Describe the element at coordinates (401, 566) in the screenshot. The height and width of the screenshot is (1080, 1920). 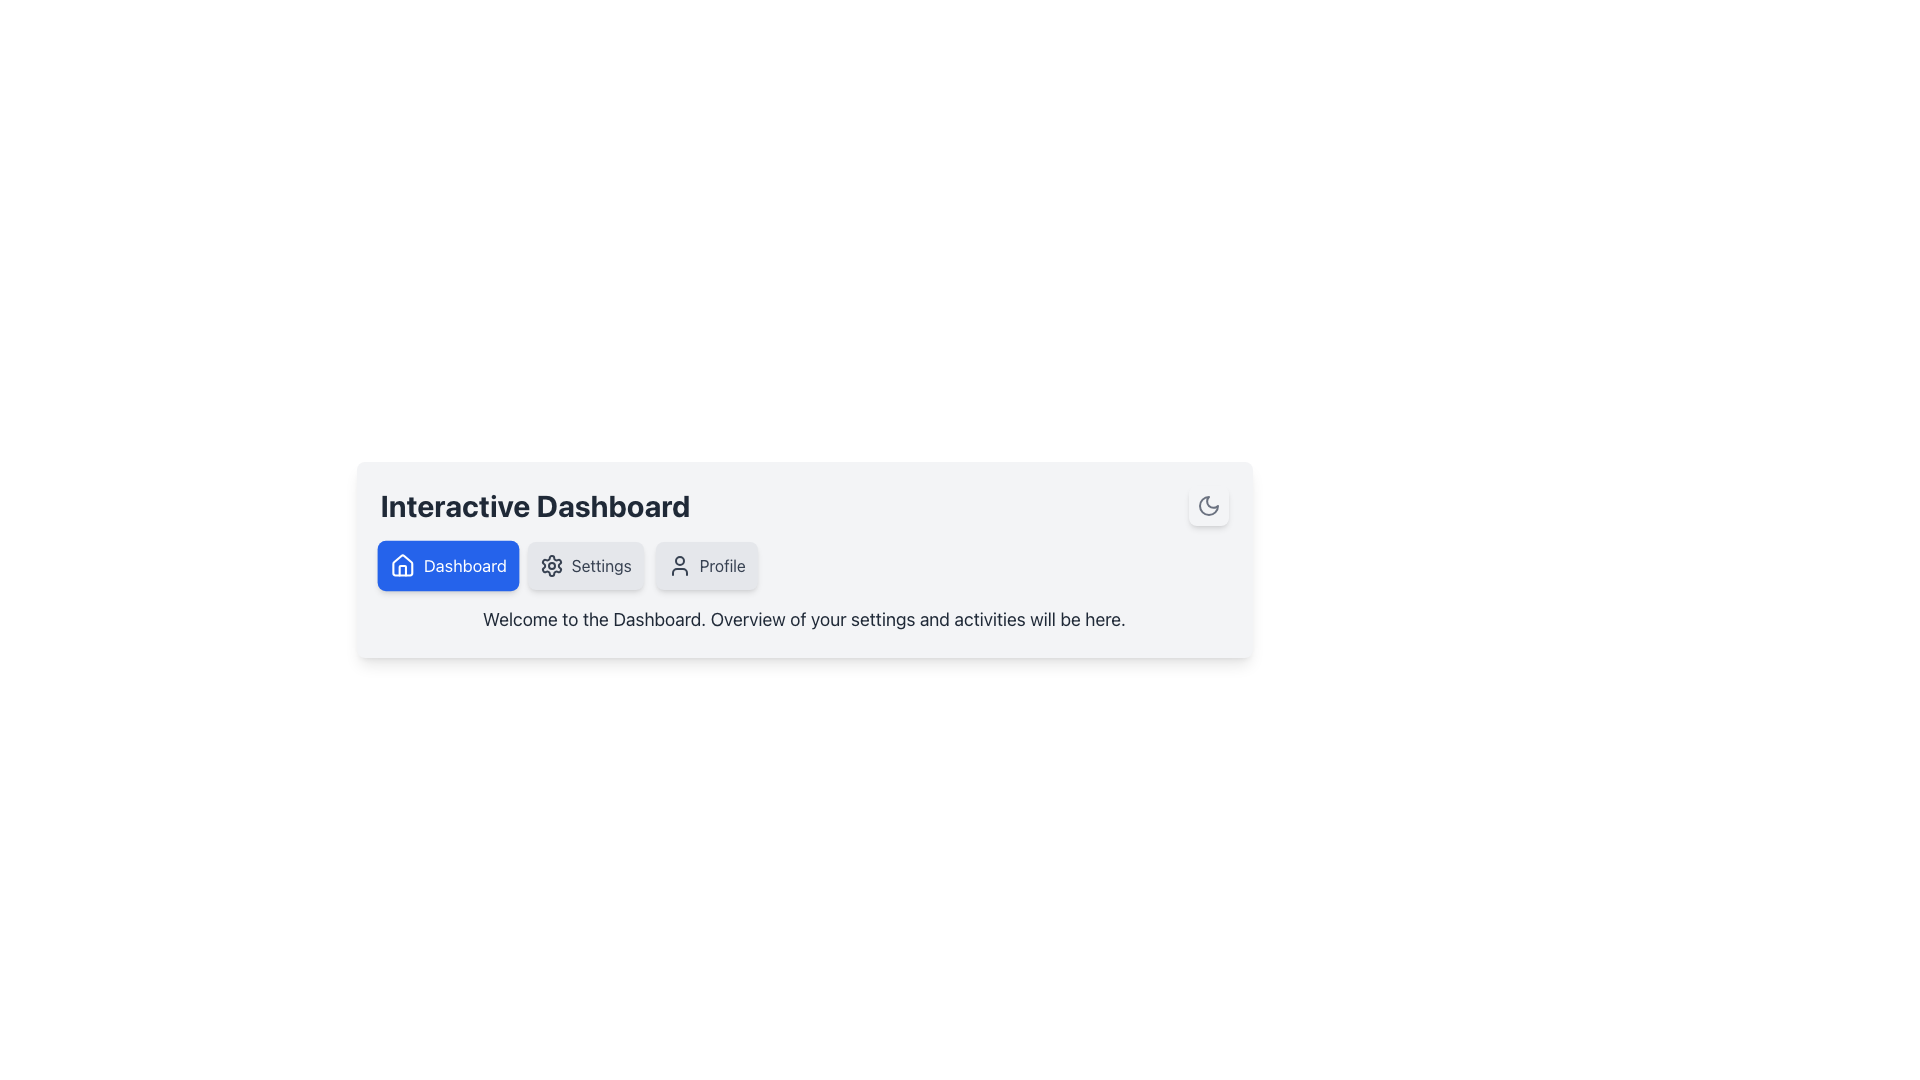
I see `the 'Dashboard' icon located on the leftmost side of the blue button with white text` at that location.